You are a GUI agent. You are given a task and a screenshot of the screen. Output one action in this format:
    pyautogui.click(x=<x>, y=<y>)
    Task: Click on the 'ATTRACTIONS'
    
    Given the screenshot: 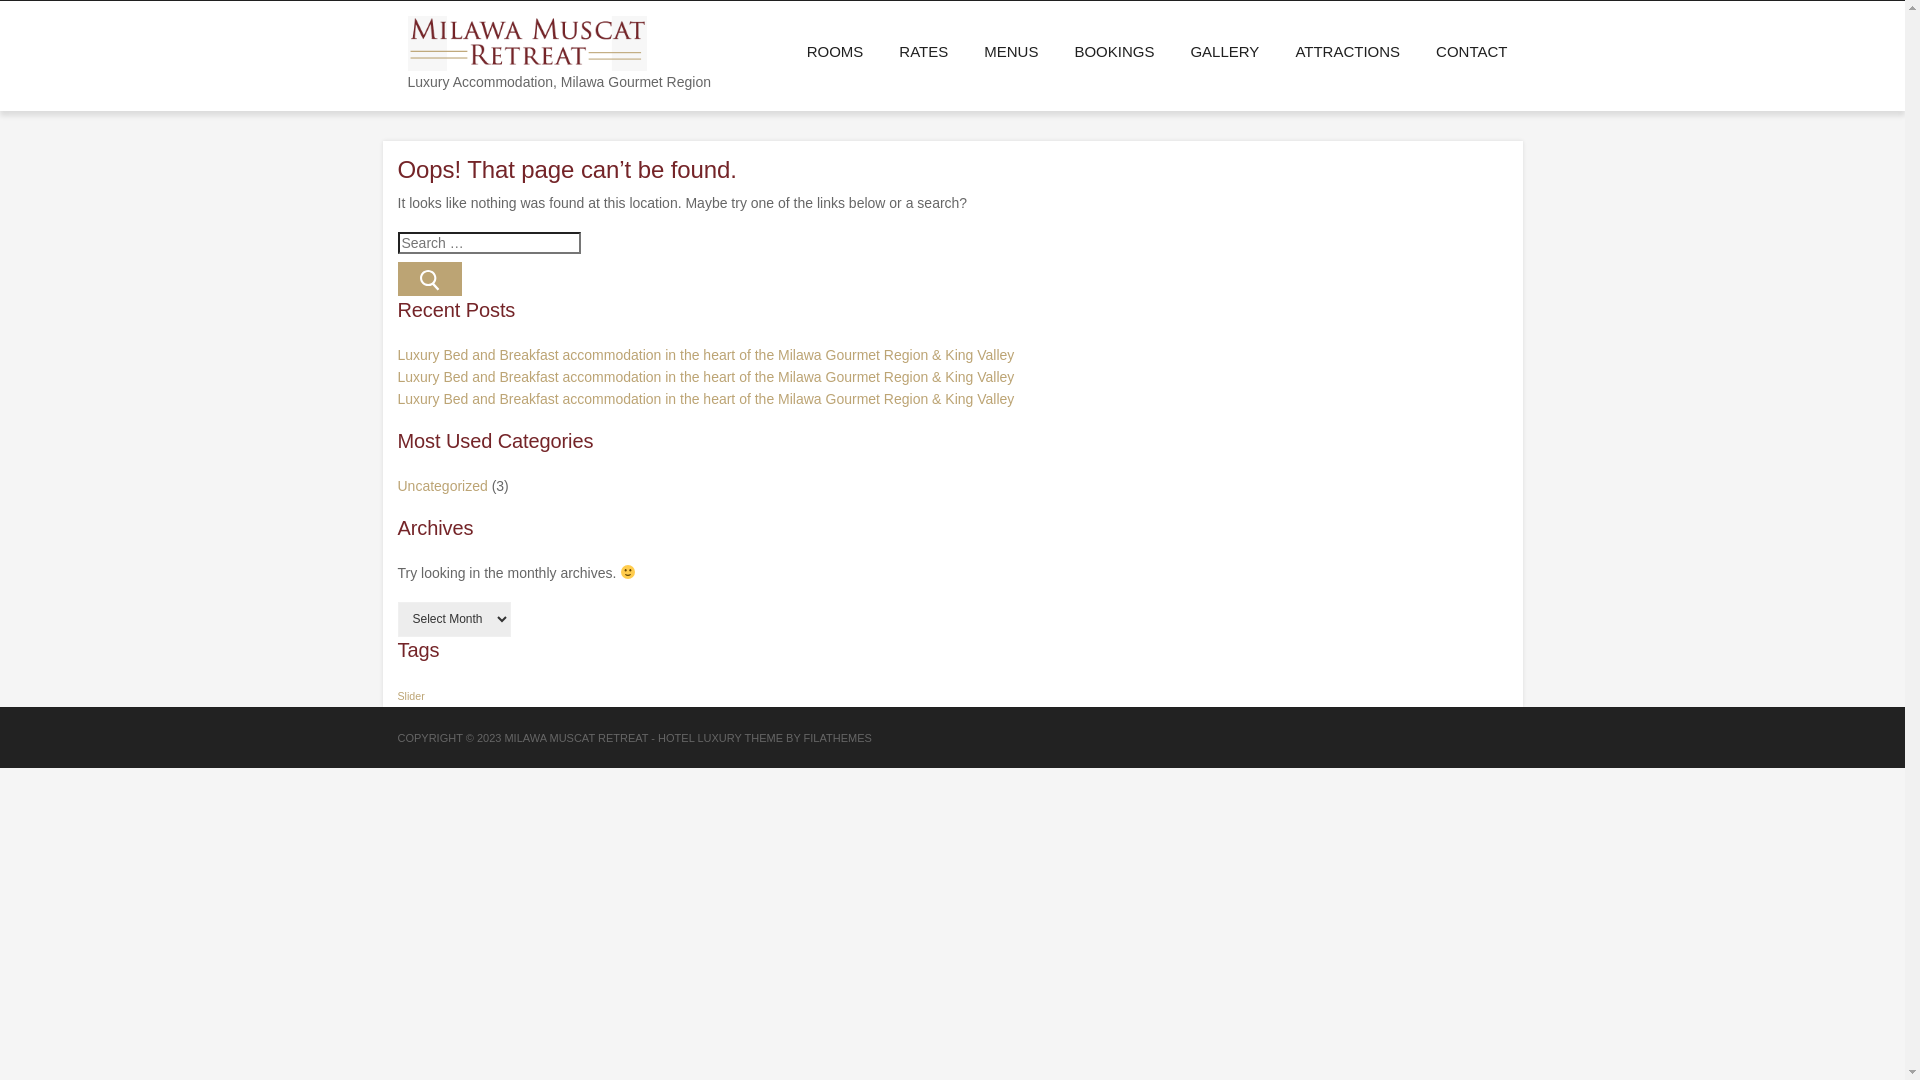 What is the action you would take?
    pyautogui.click(x=1347, y=50)
    